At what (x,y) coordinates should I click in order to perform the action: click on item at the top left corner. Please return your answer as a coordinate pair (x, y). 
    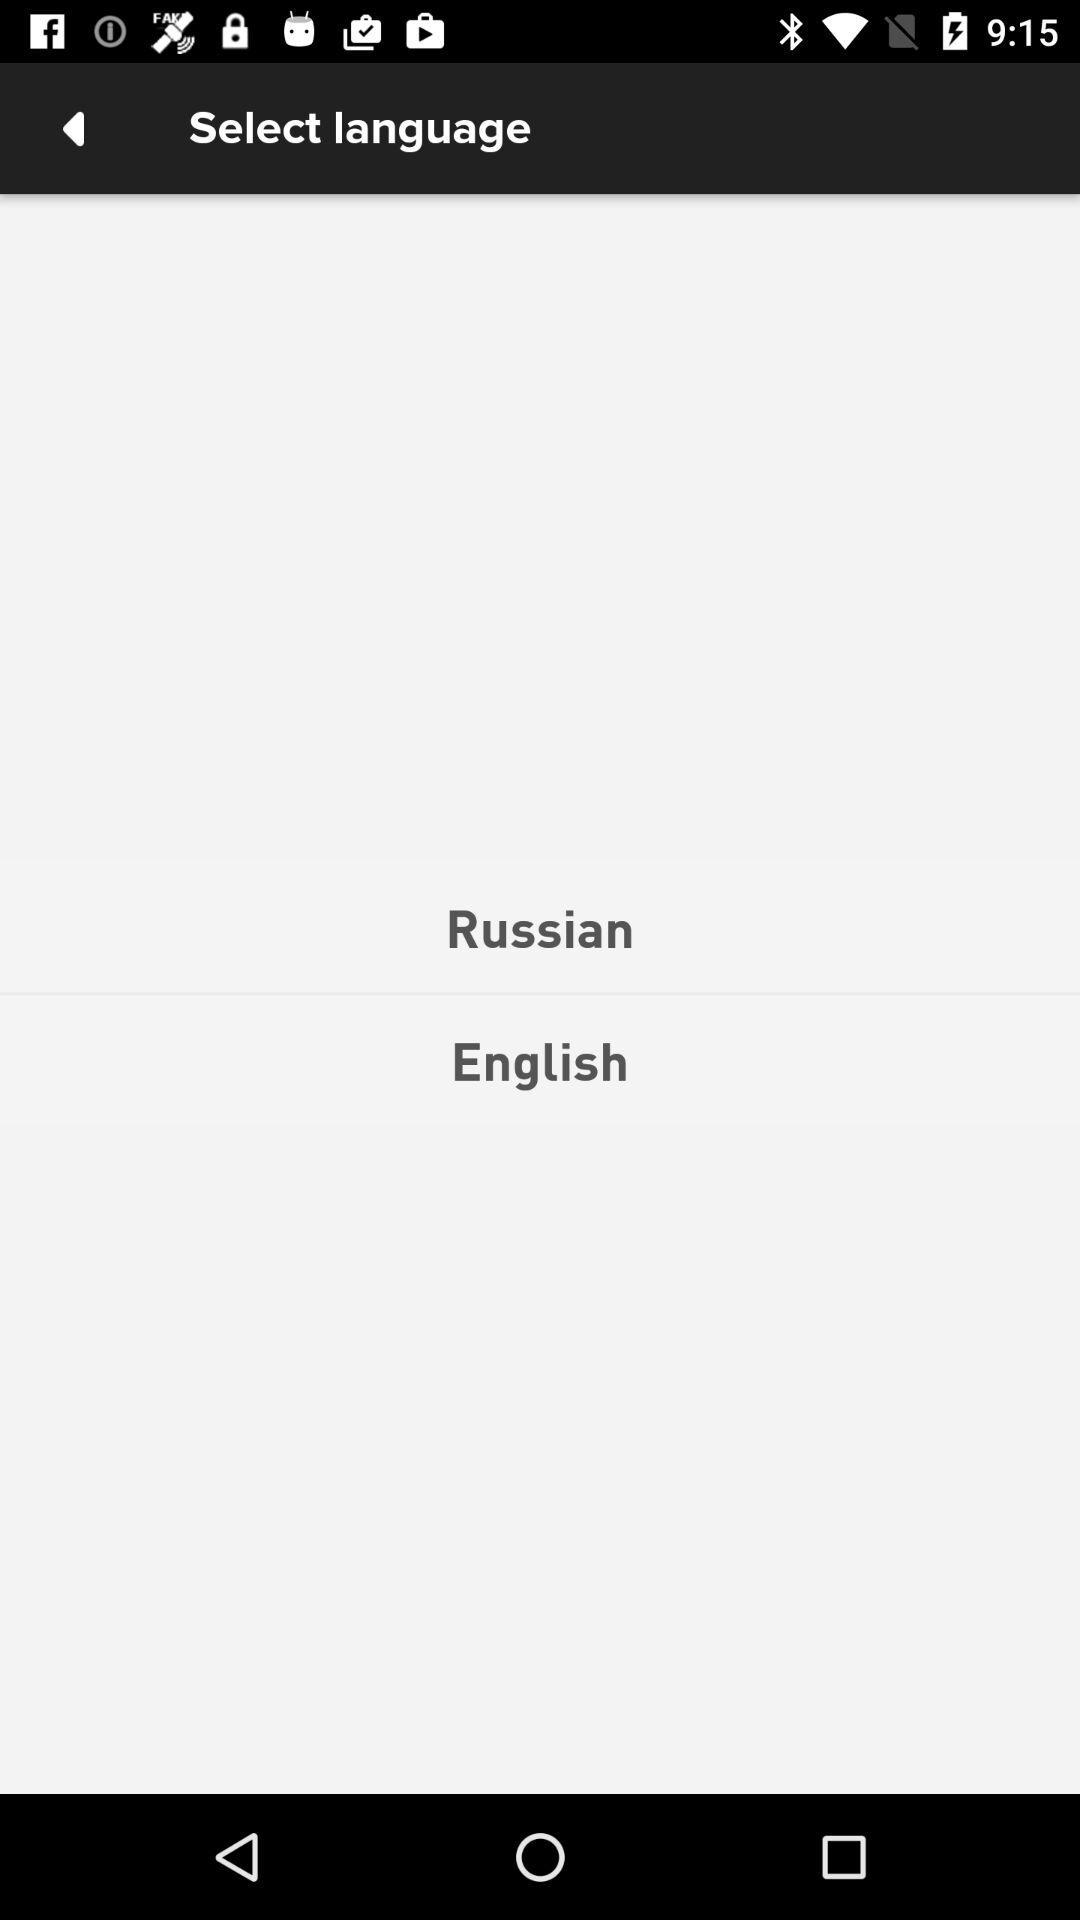
    Looking at the image, I should click on (72, 127).